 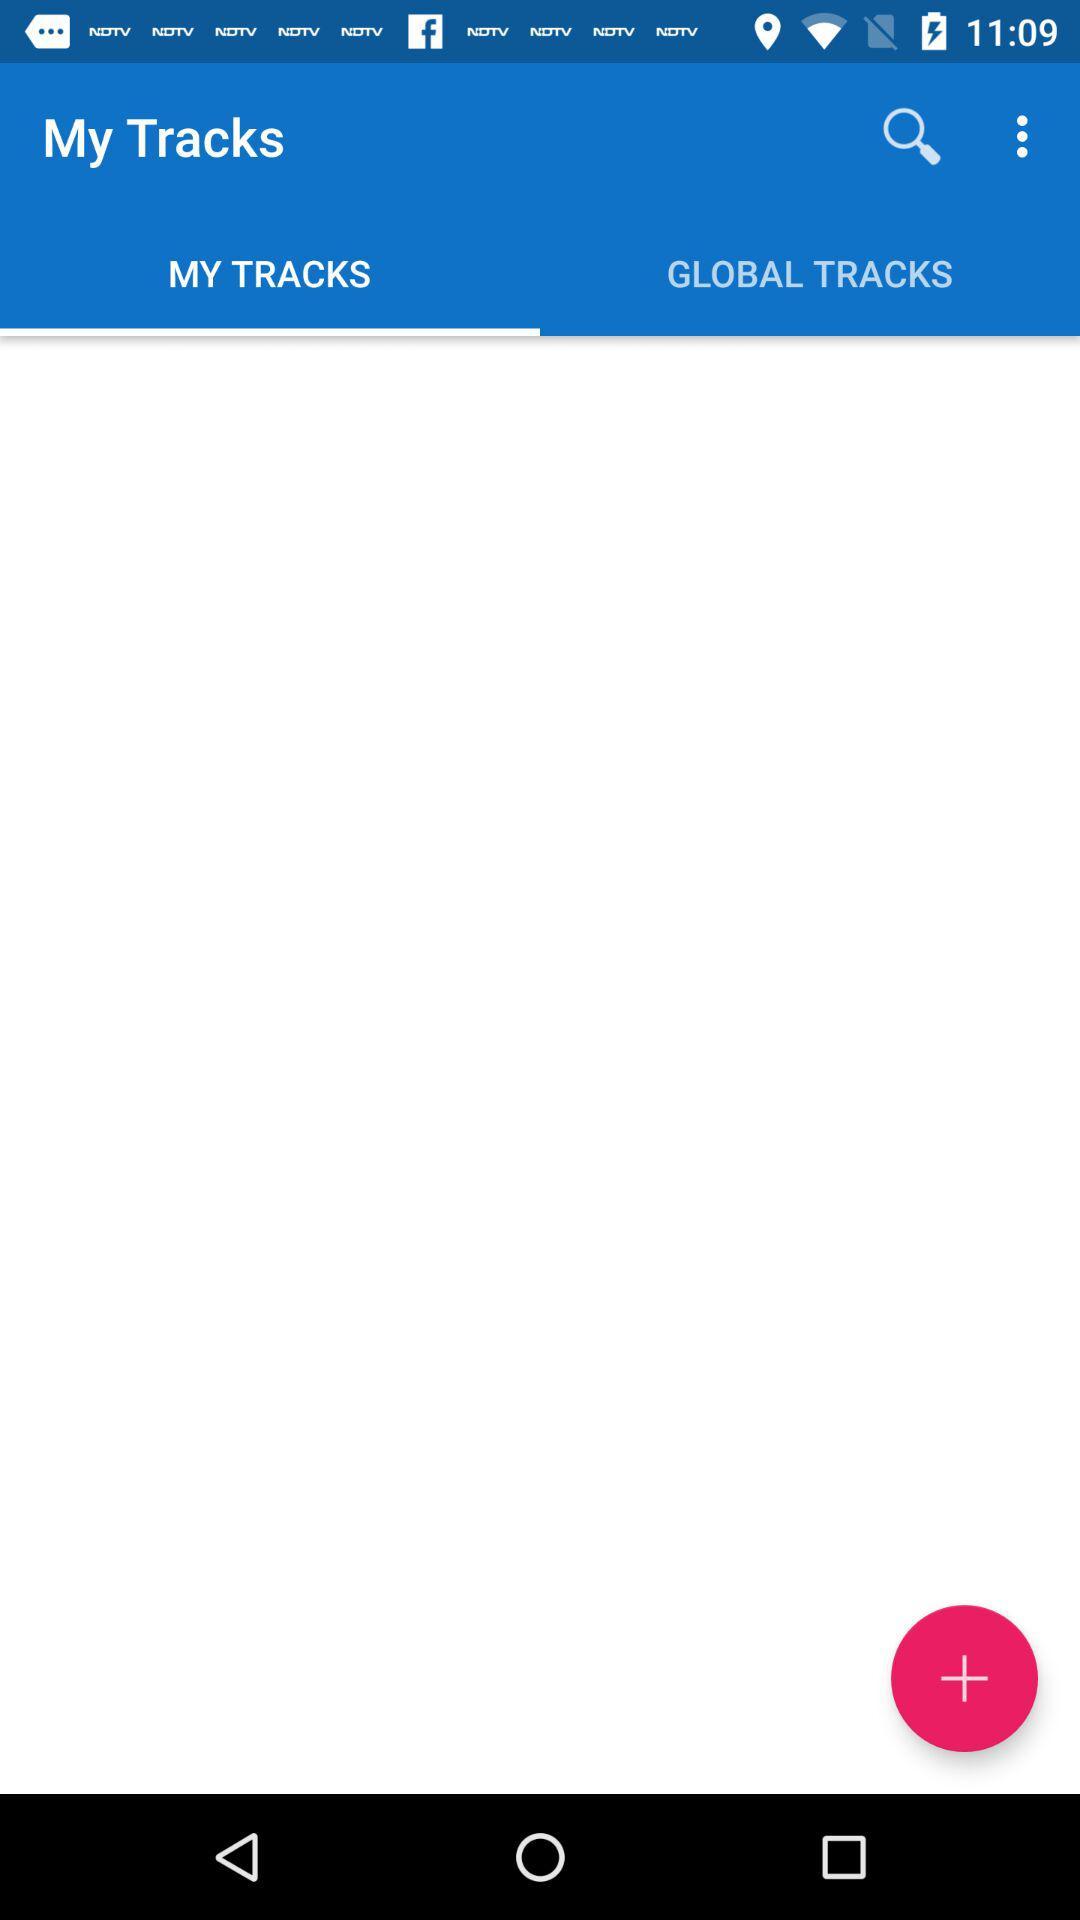 I want to click on item at the center, so click(x=540, y=1064).